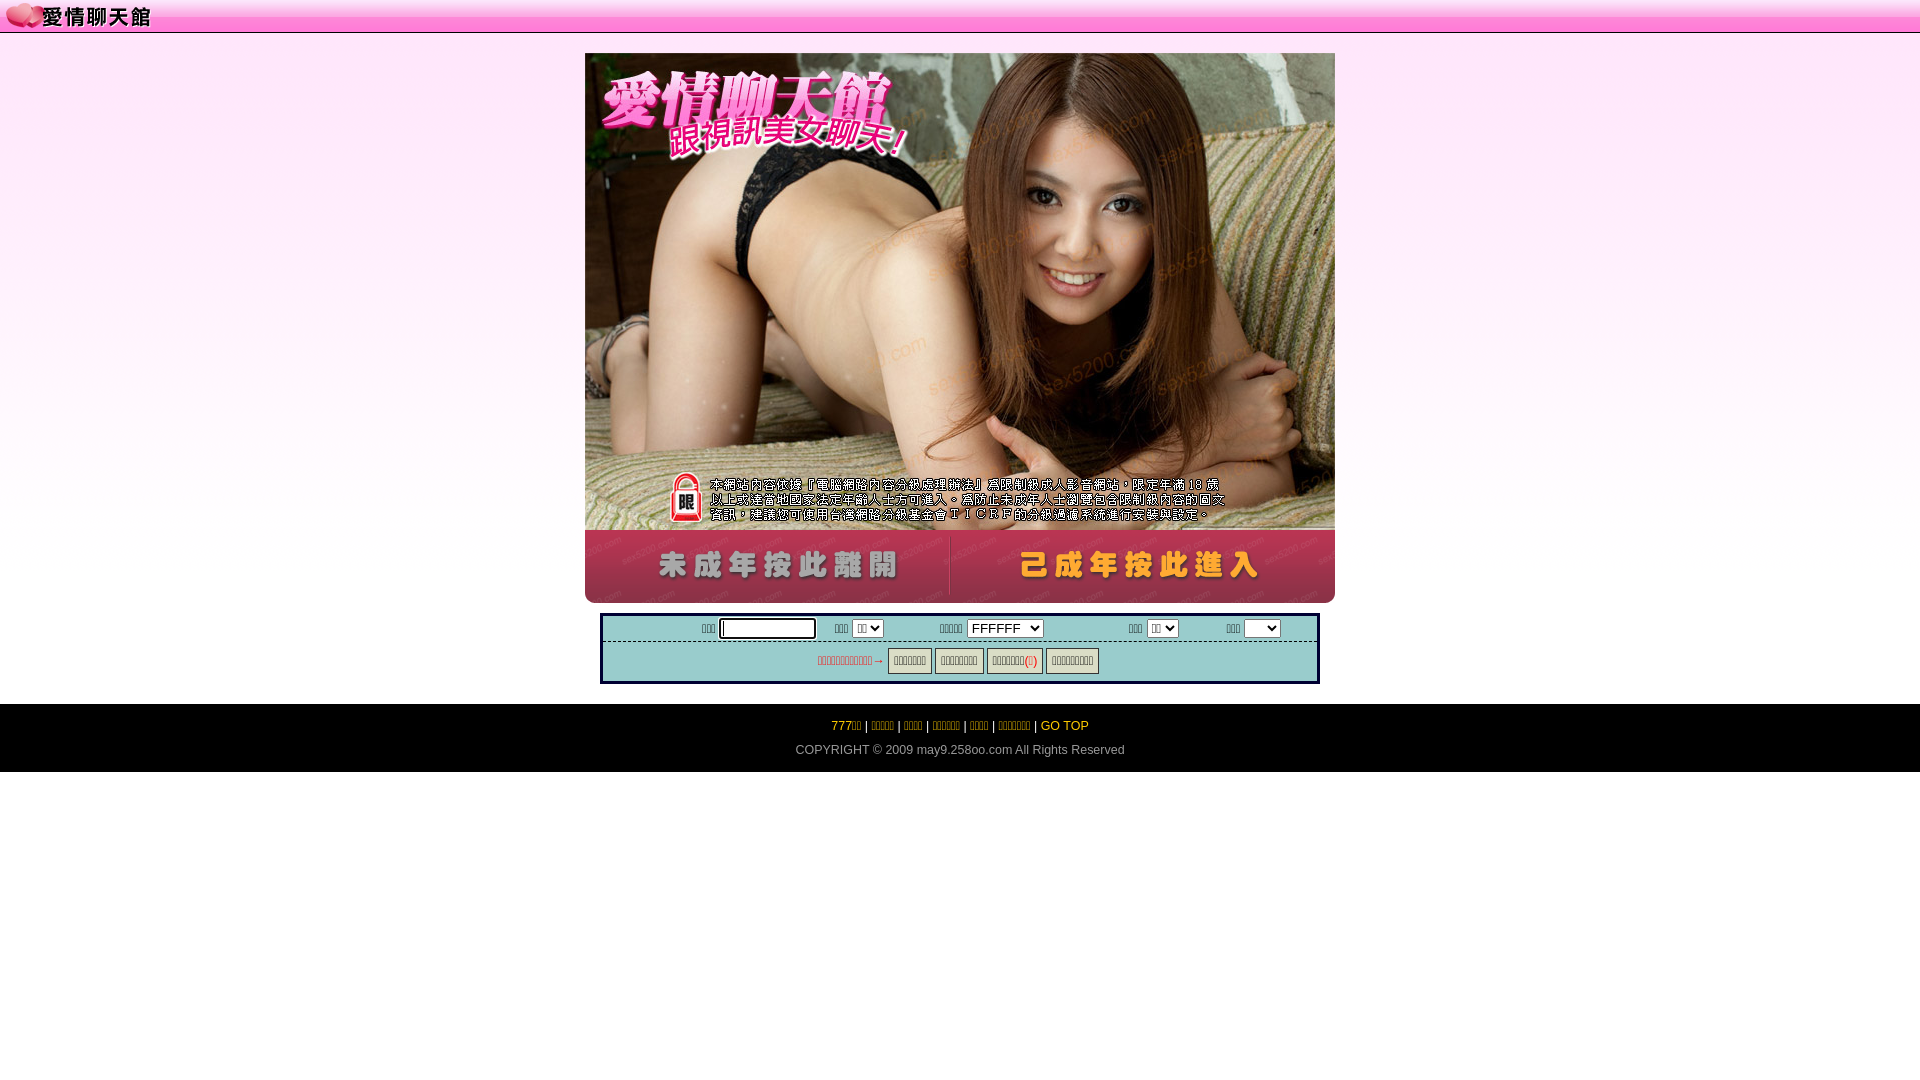 The width and height of the screenshot is (1920, 1080). What do you see at coordinates (964, 749) in the screenshot?
I see `'may9.258oo.com'` at bounding box center [964, 749].